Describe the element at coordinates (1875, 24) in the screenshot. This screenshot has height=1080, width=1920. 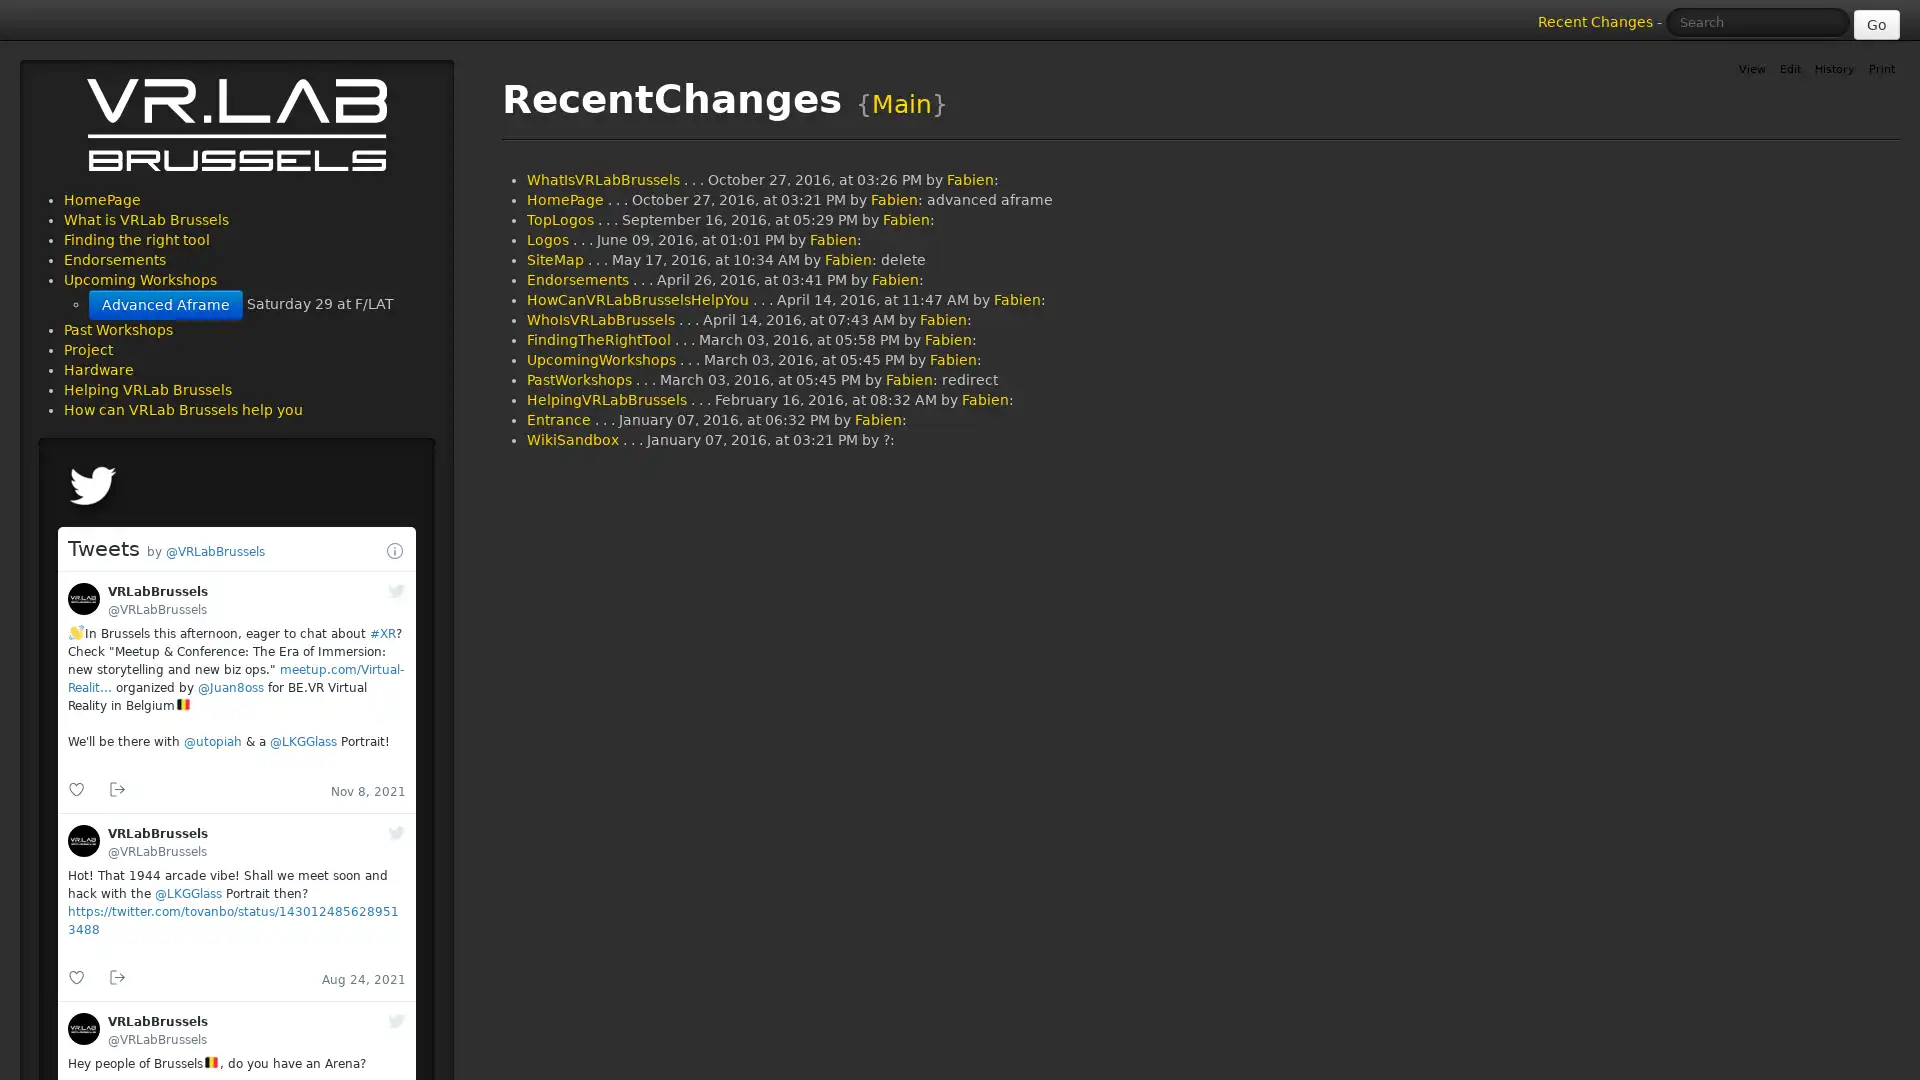
I see `Go` at that location.